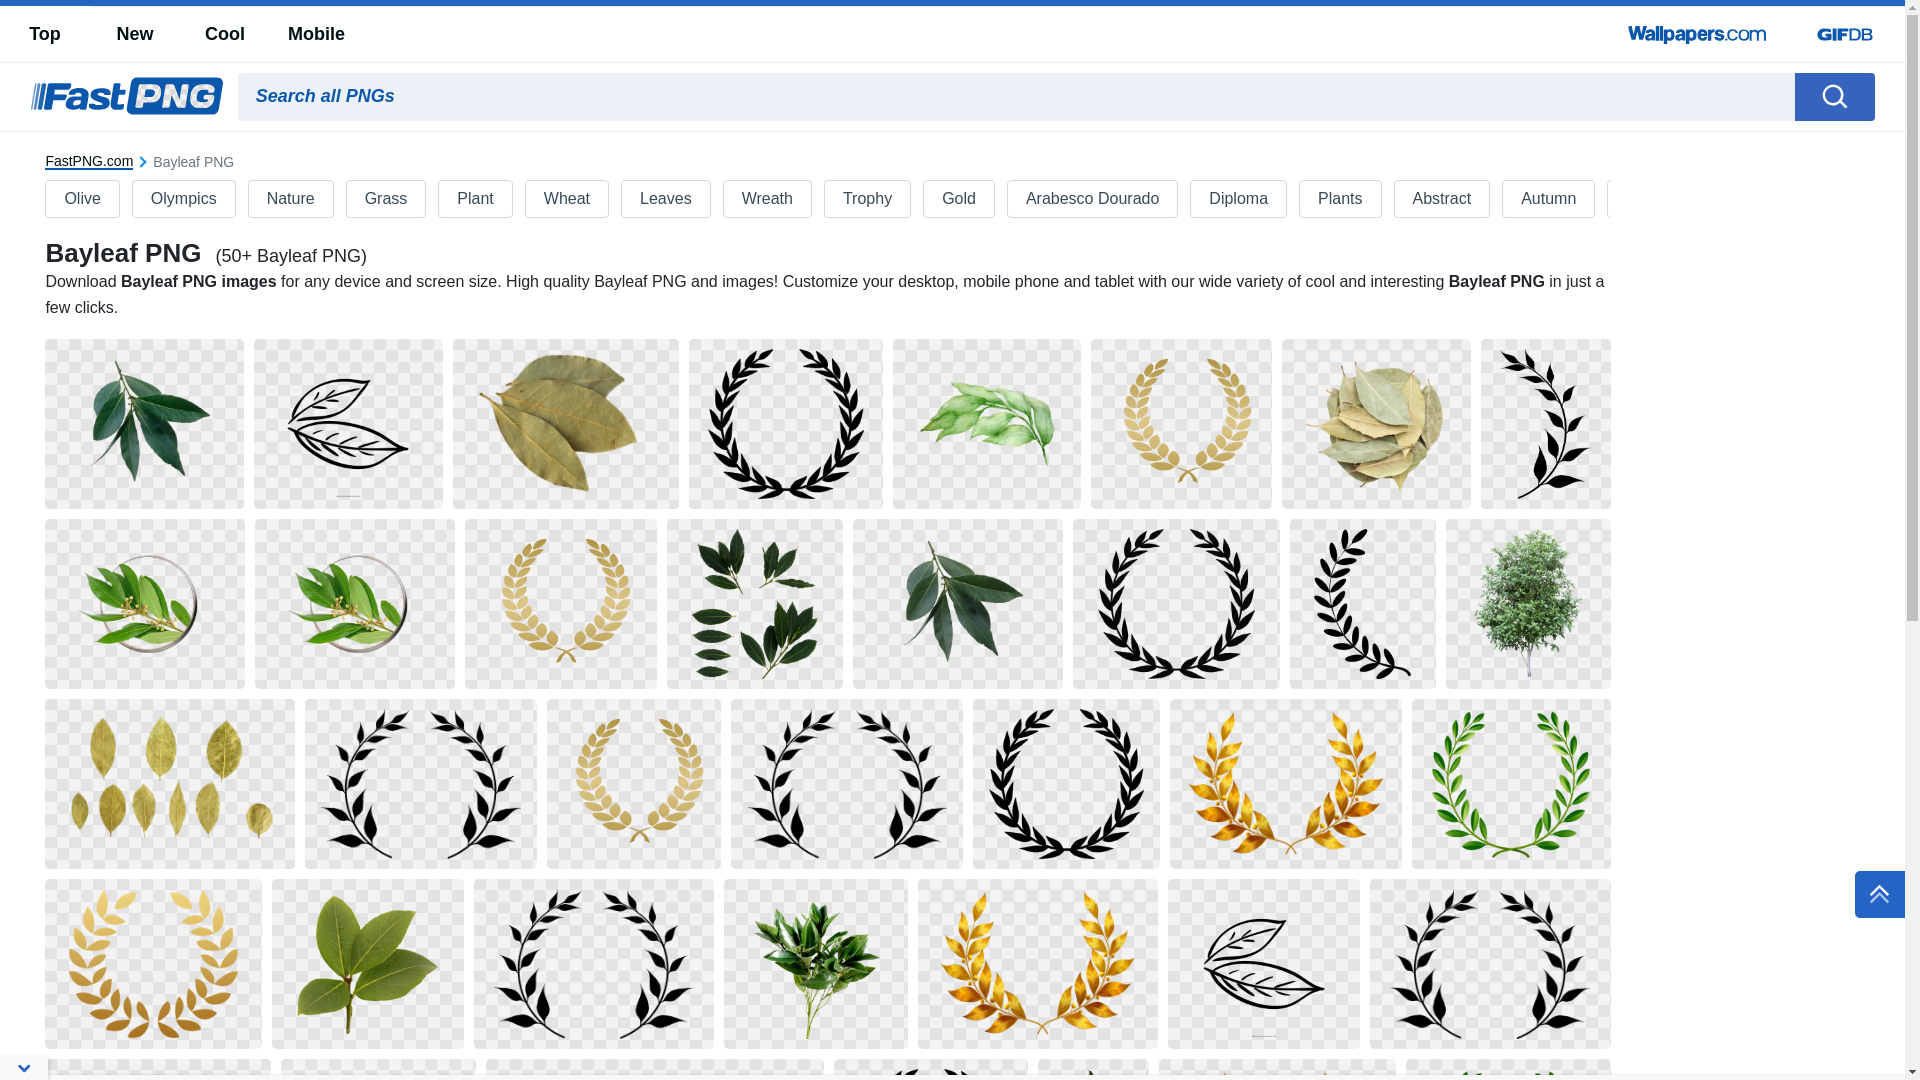 This screenshot has width=1920, height=1080. Describe the element at coordinates (1091, 199) in the screenshot. I see `'Arabesco Dourado'` at that location.